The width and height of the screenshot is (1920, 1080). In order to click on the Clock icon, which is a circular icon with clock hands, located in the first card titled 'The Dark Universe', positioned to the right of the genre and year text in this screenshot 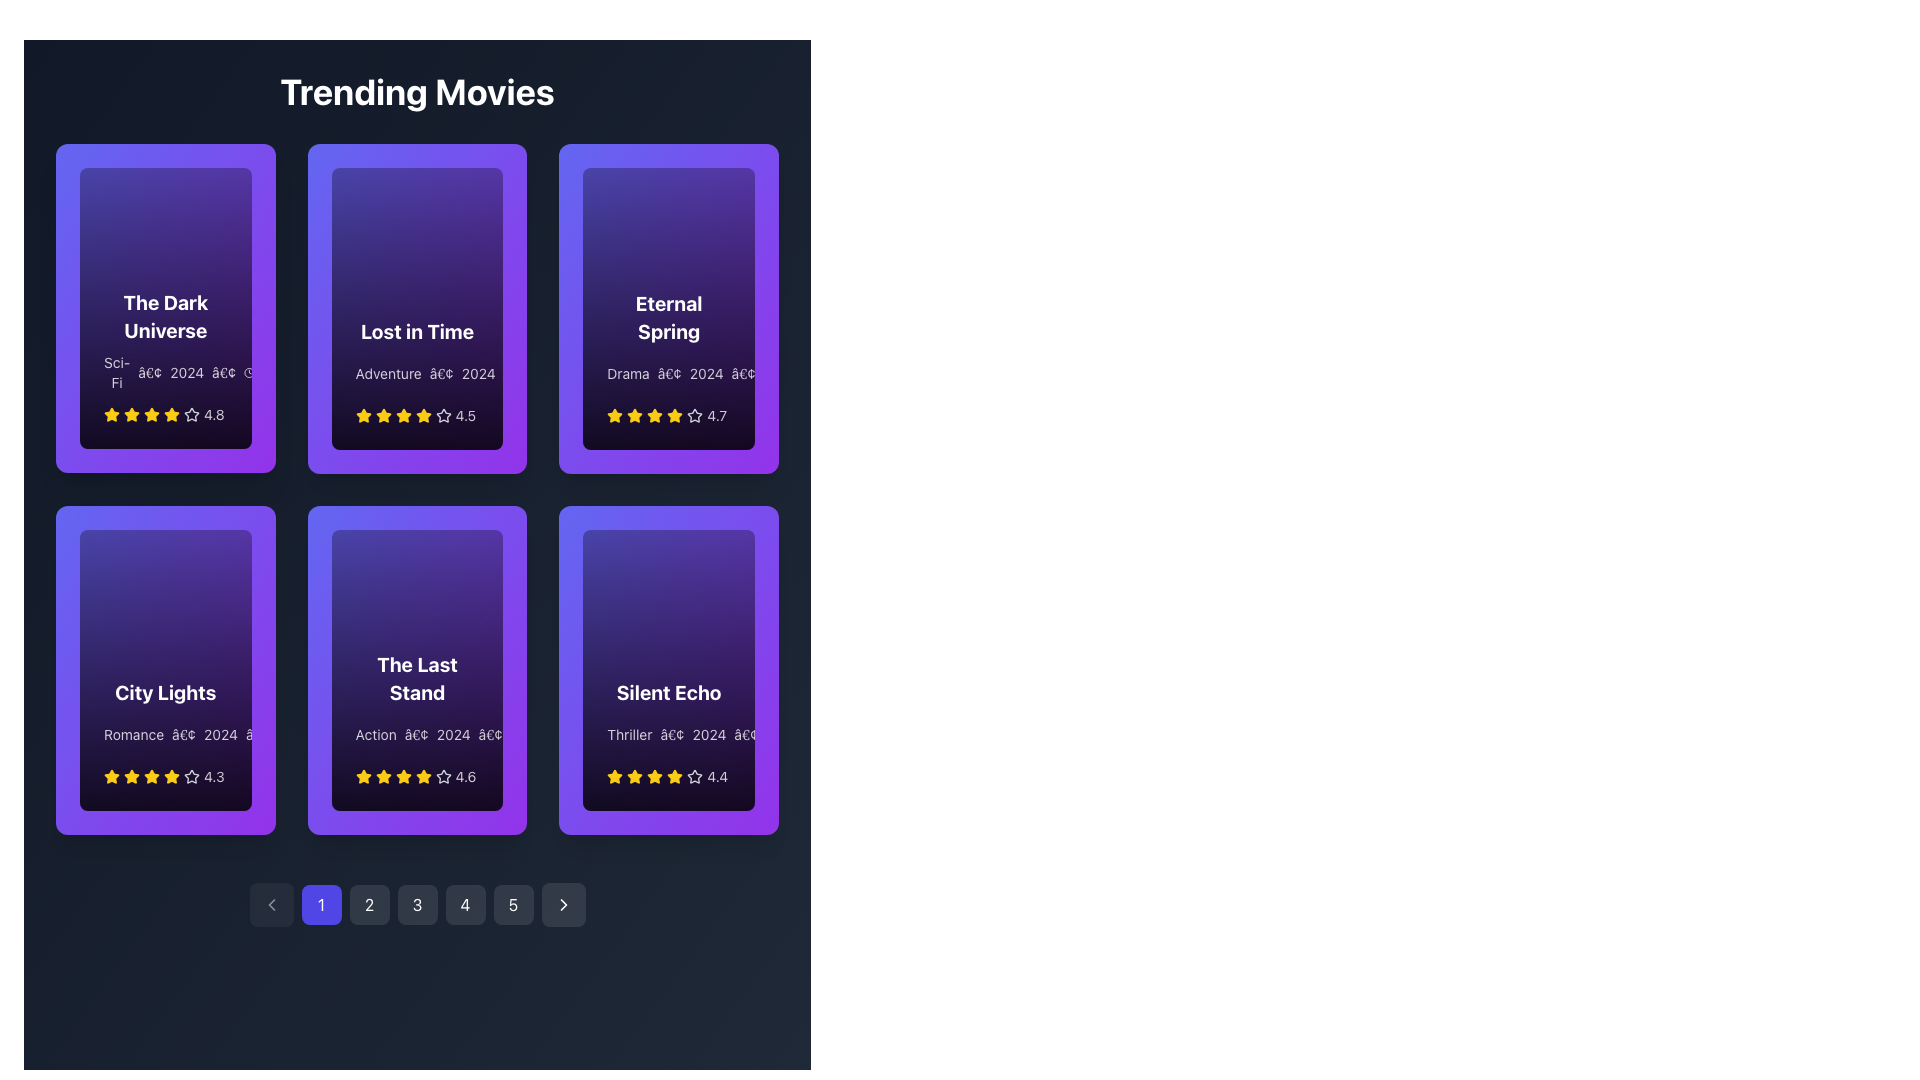, I will do `click(248, 373)`.